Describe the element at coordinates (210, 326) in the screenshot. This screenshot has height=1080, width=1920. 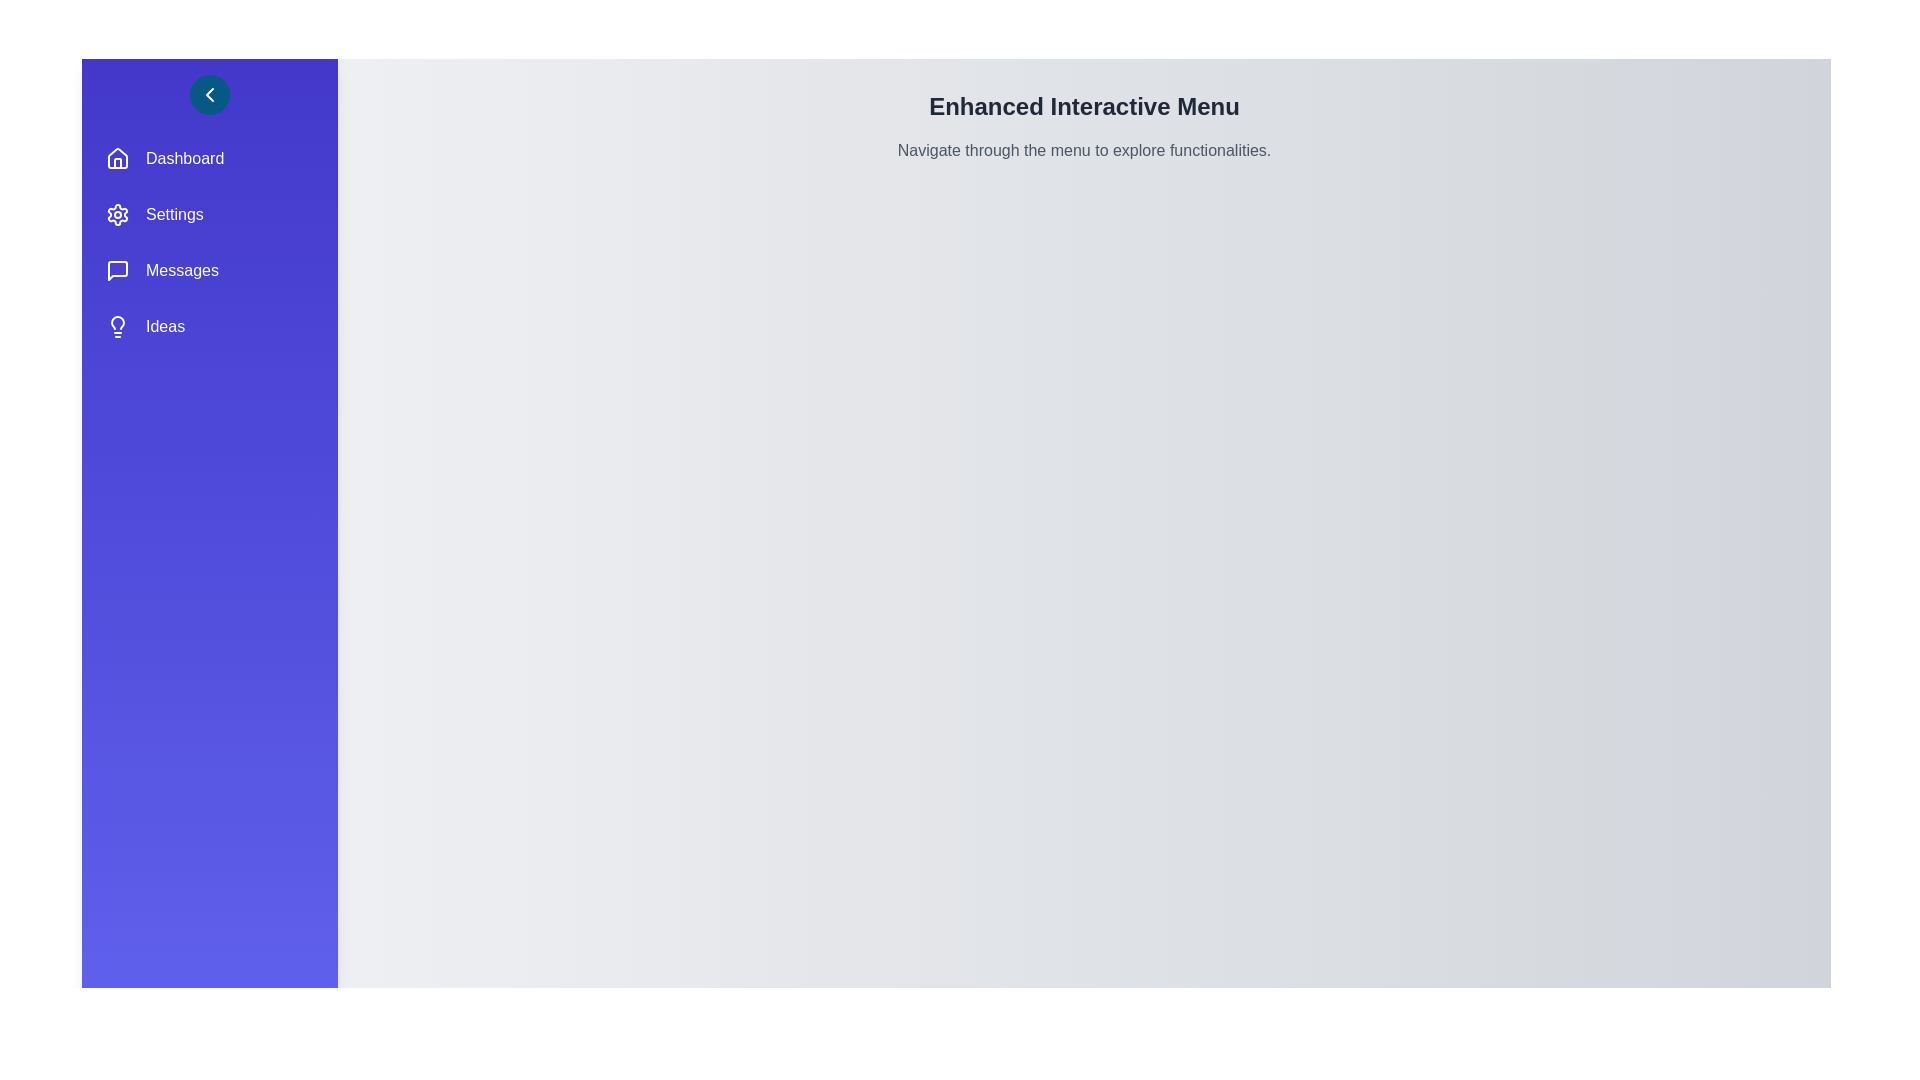
I see `the menu item Ideas to observe its hover effect` at that location.